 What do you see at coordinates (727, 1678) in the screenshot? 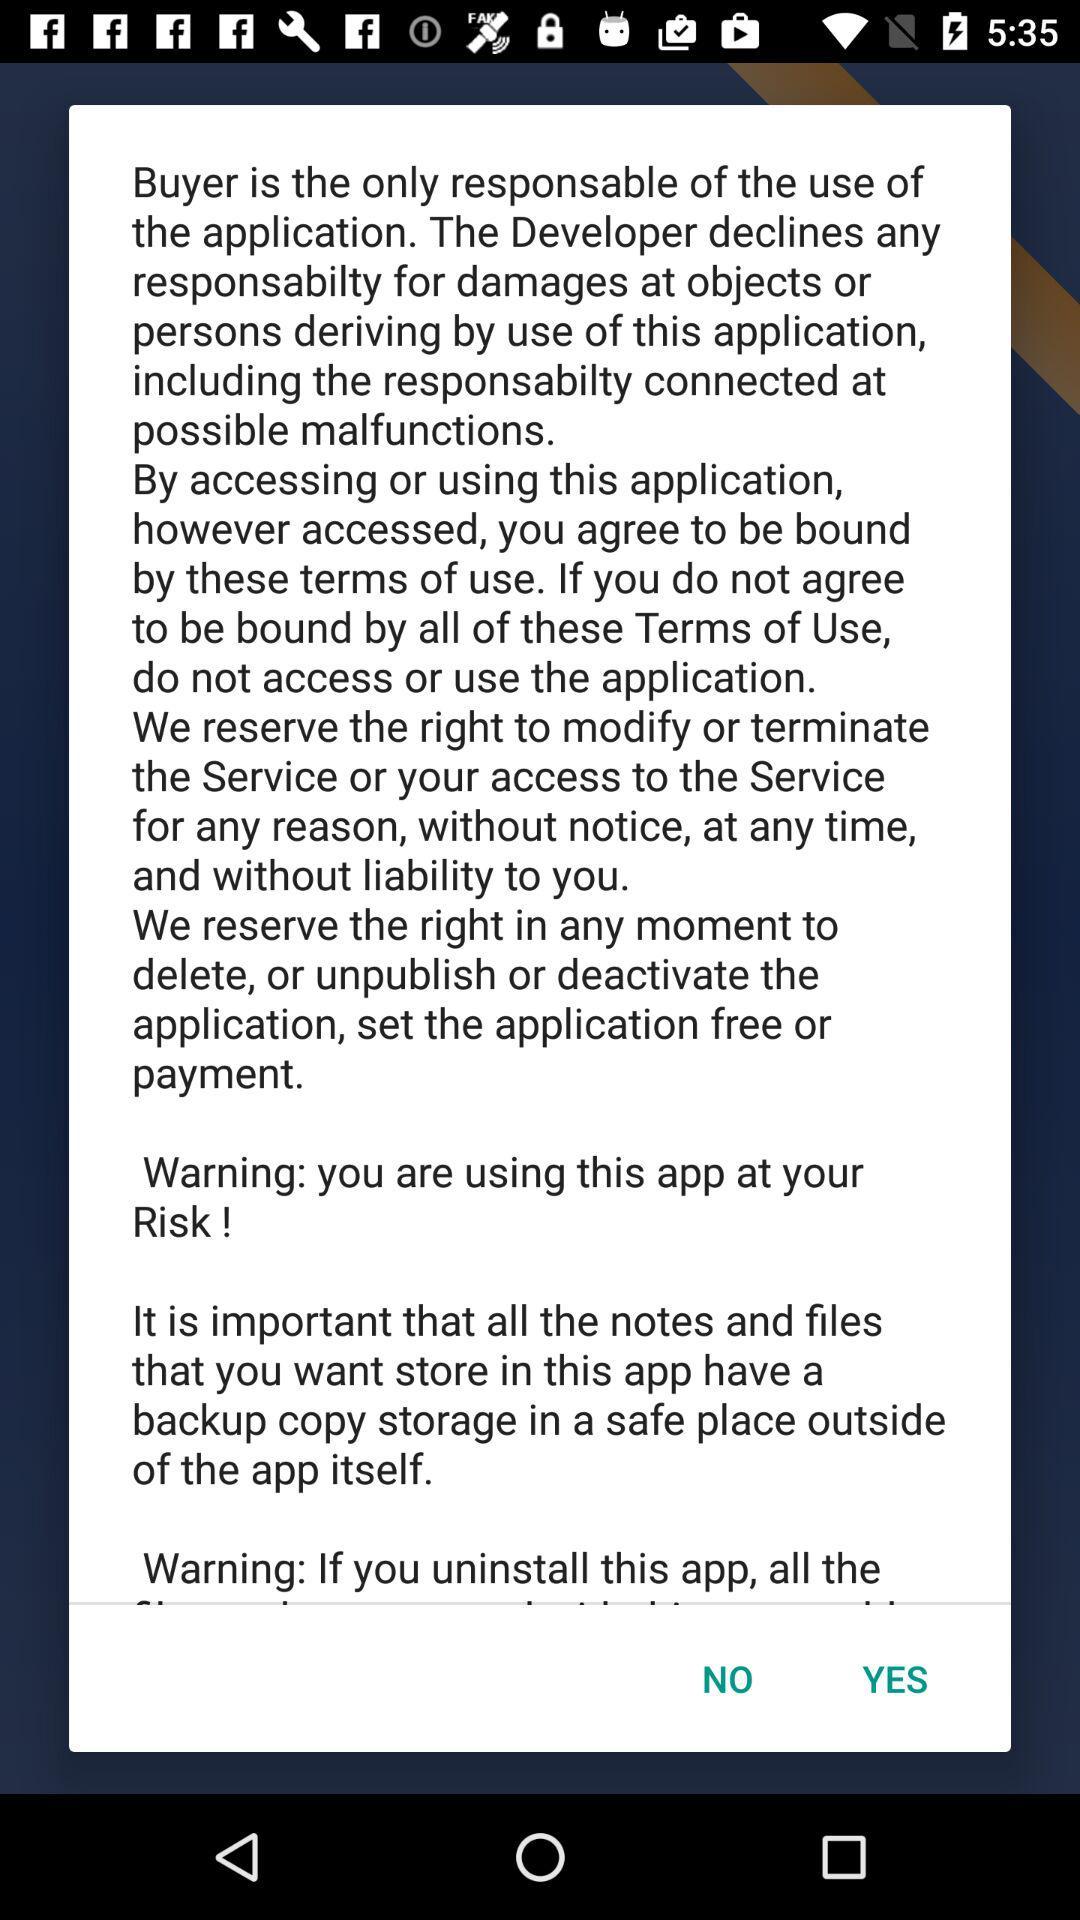
I see `item to the left of the yes` at bounding box center [727, 1678].